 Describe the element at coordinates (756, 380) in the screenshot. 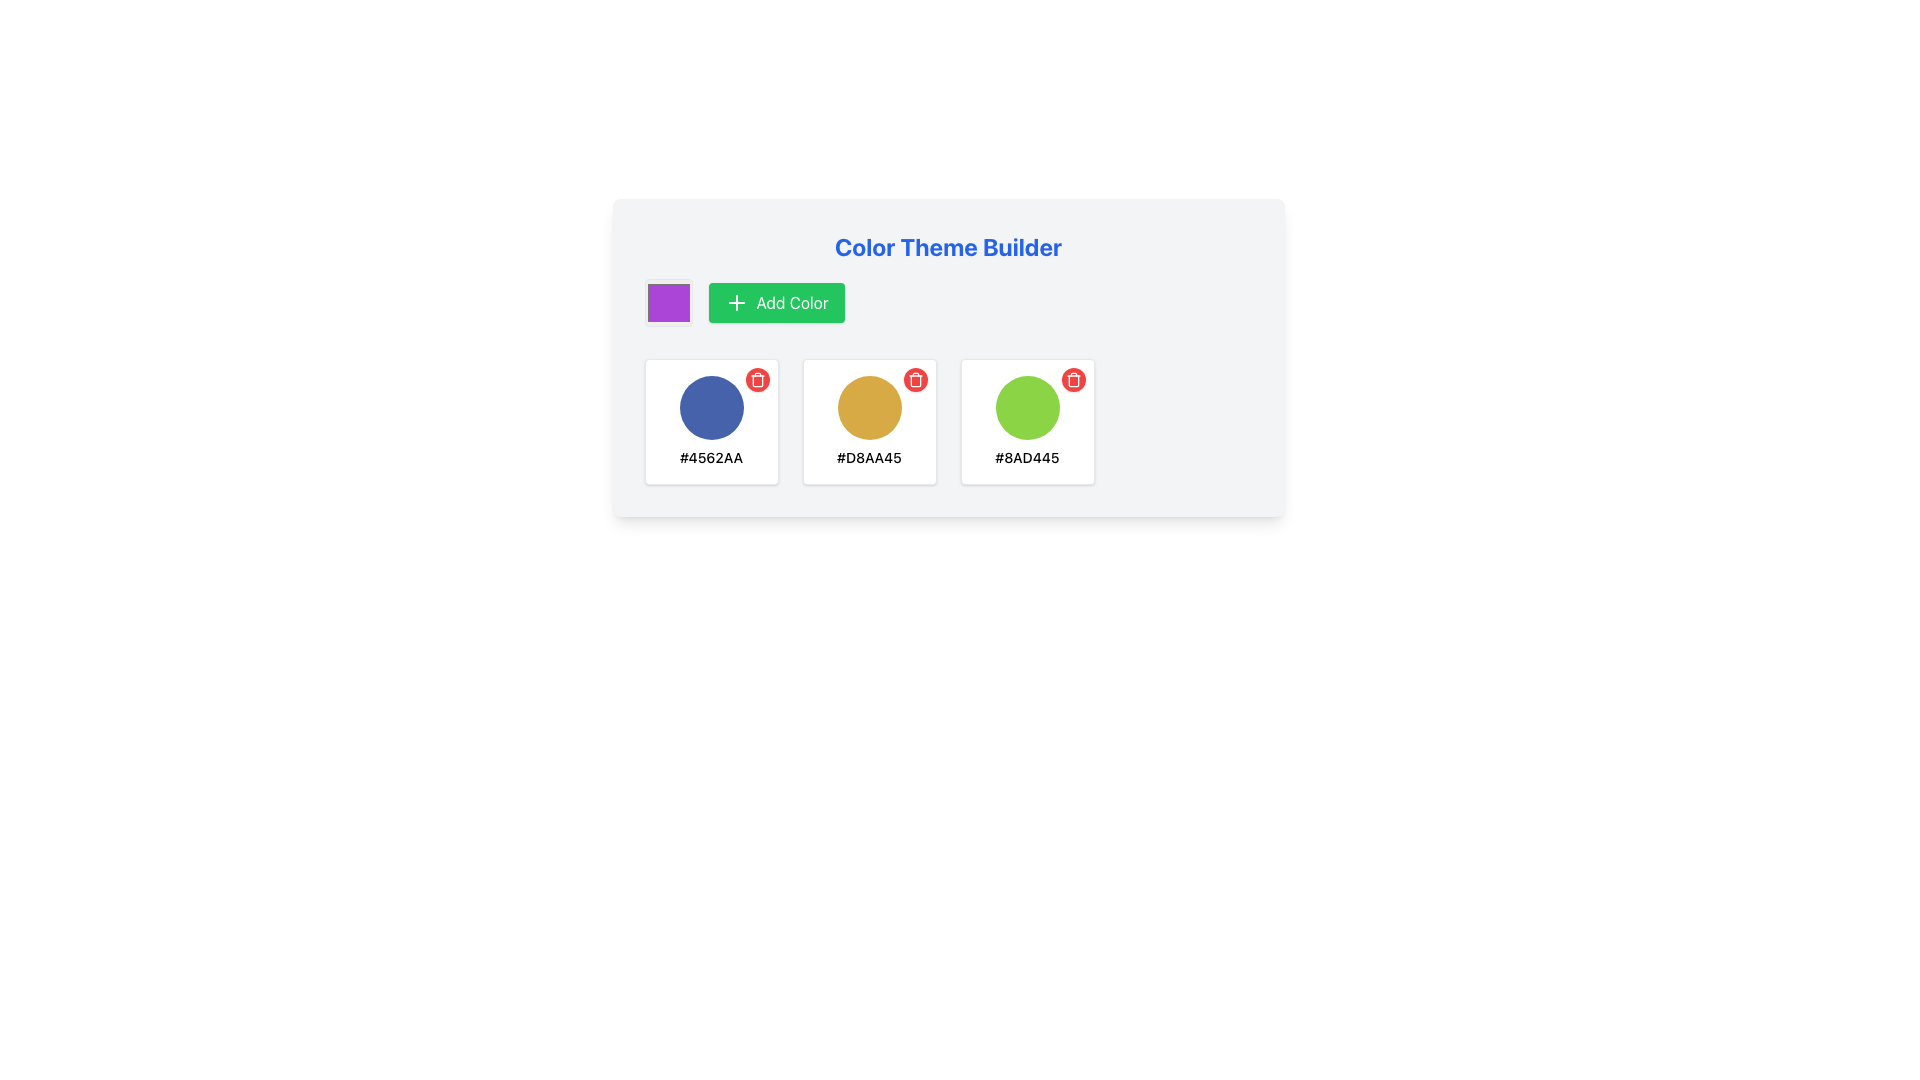

I see `the delete button located in the top-right corner of the first color card` at that location.